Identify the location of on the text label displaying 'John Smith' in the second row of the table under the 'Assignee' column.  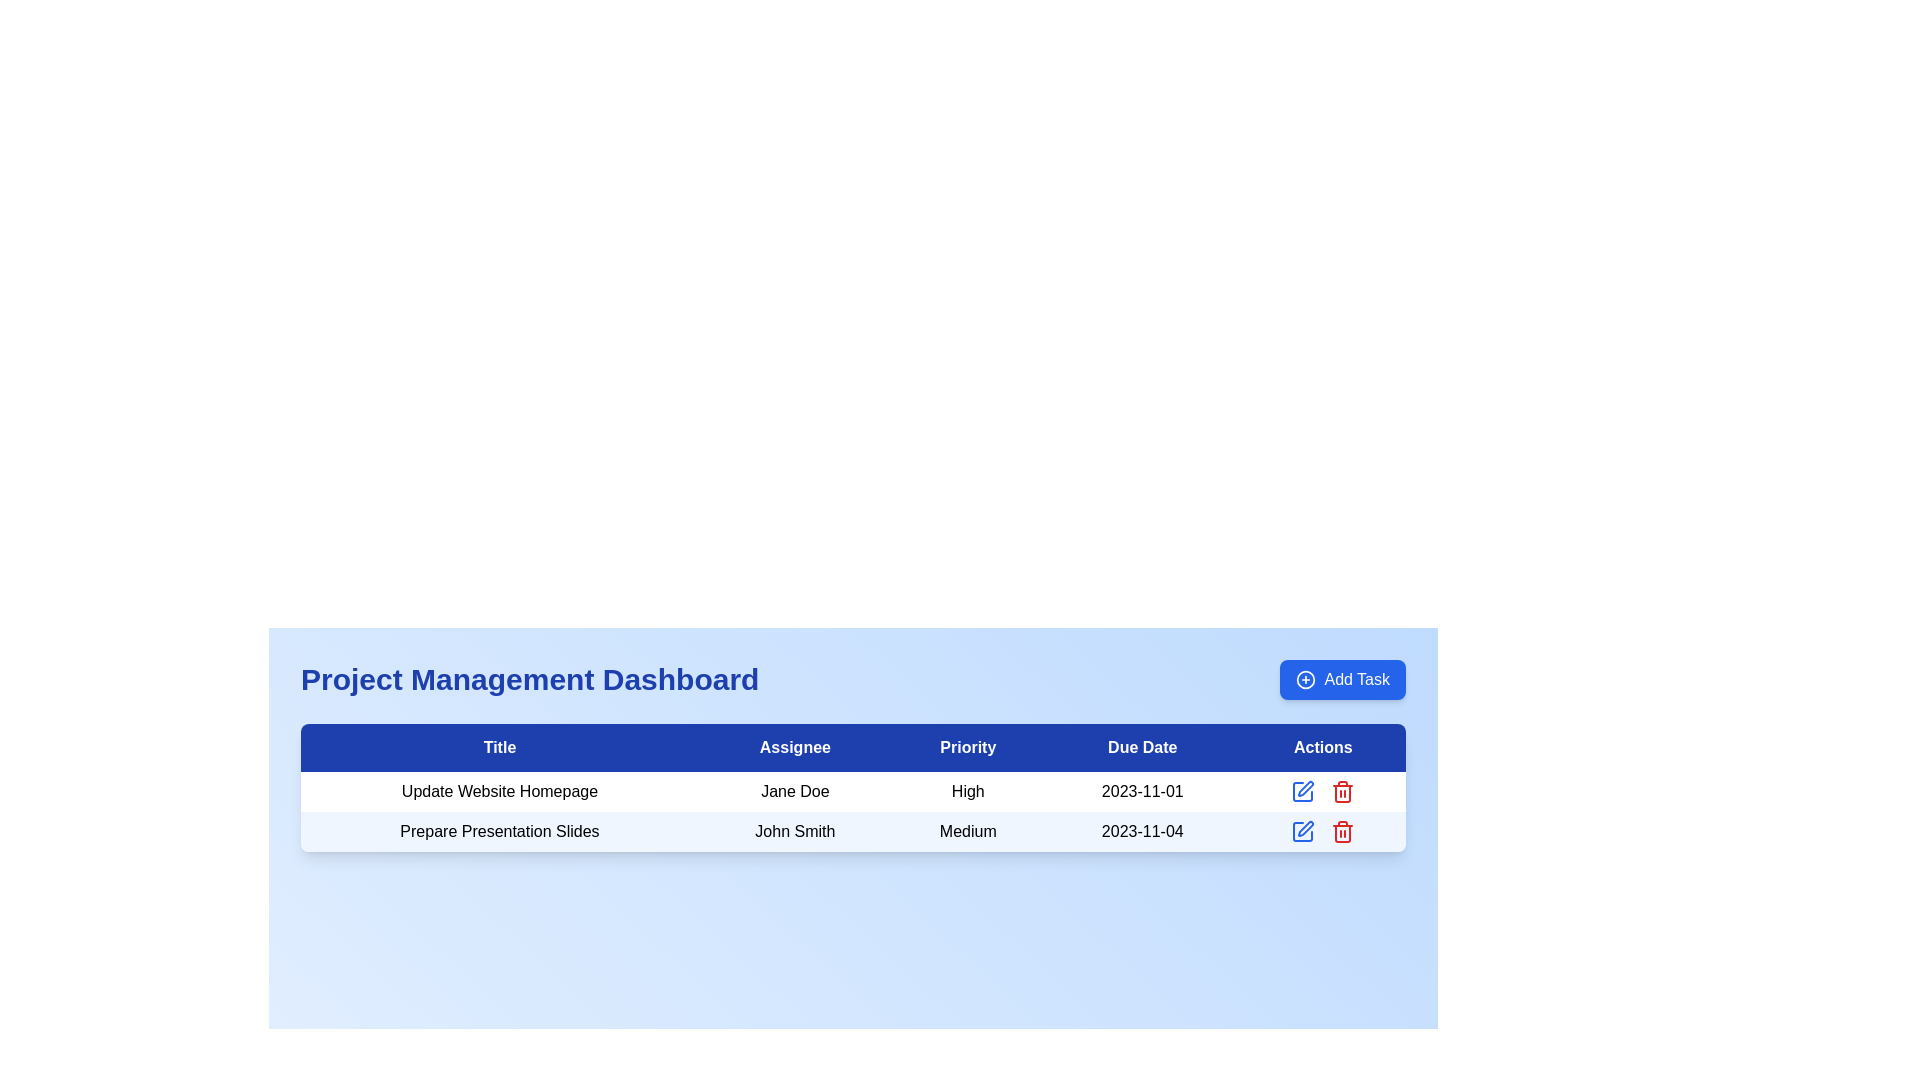
(794, 832).